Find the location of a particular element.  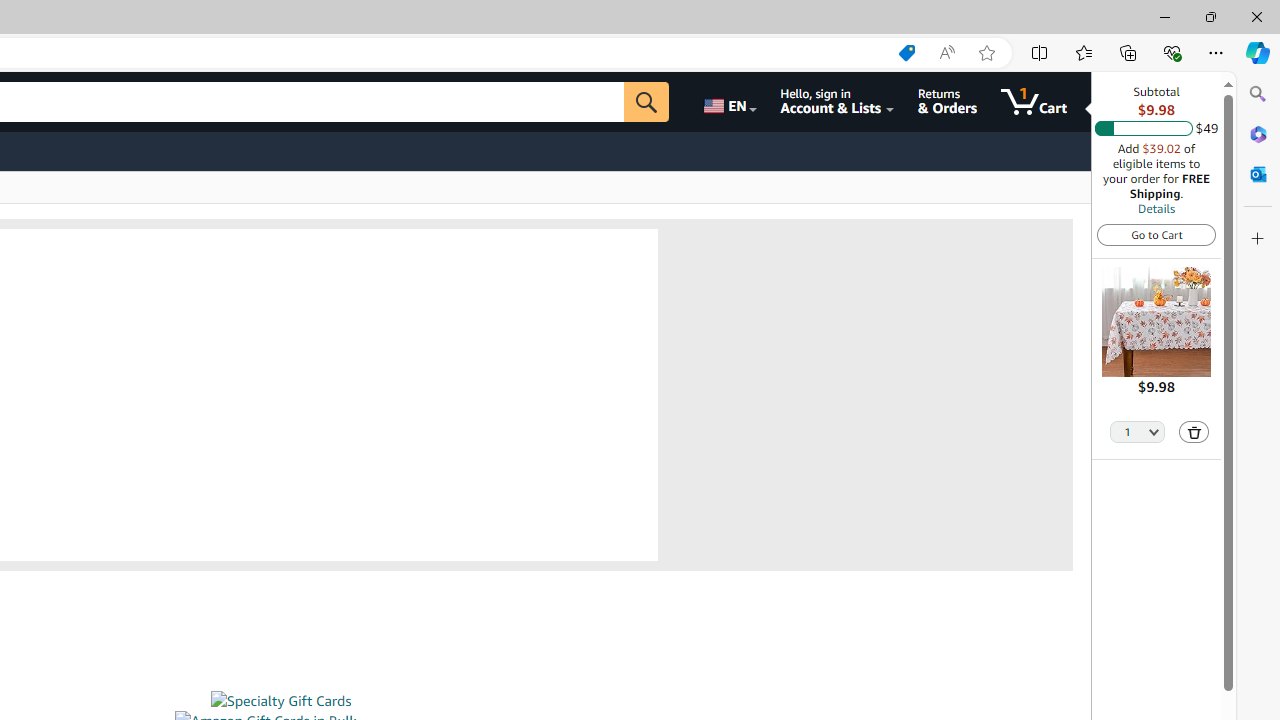

'Go' is located at coordinates (647, 101).